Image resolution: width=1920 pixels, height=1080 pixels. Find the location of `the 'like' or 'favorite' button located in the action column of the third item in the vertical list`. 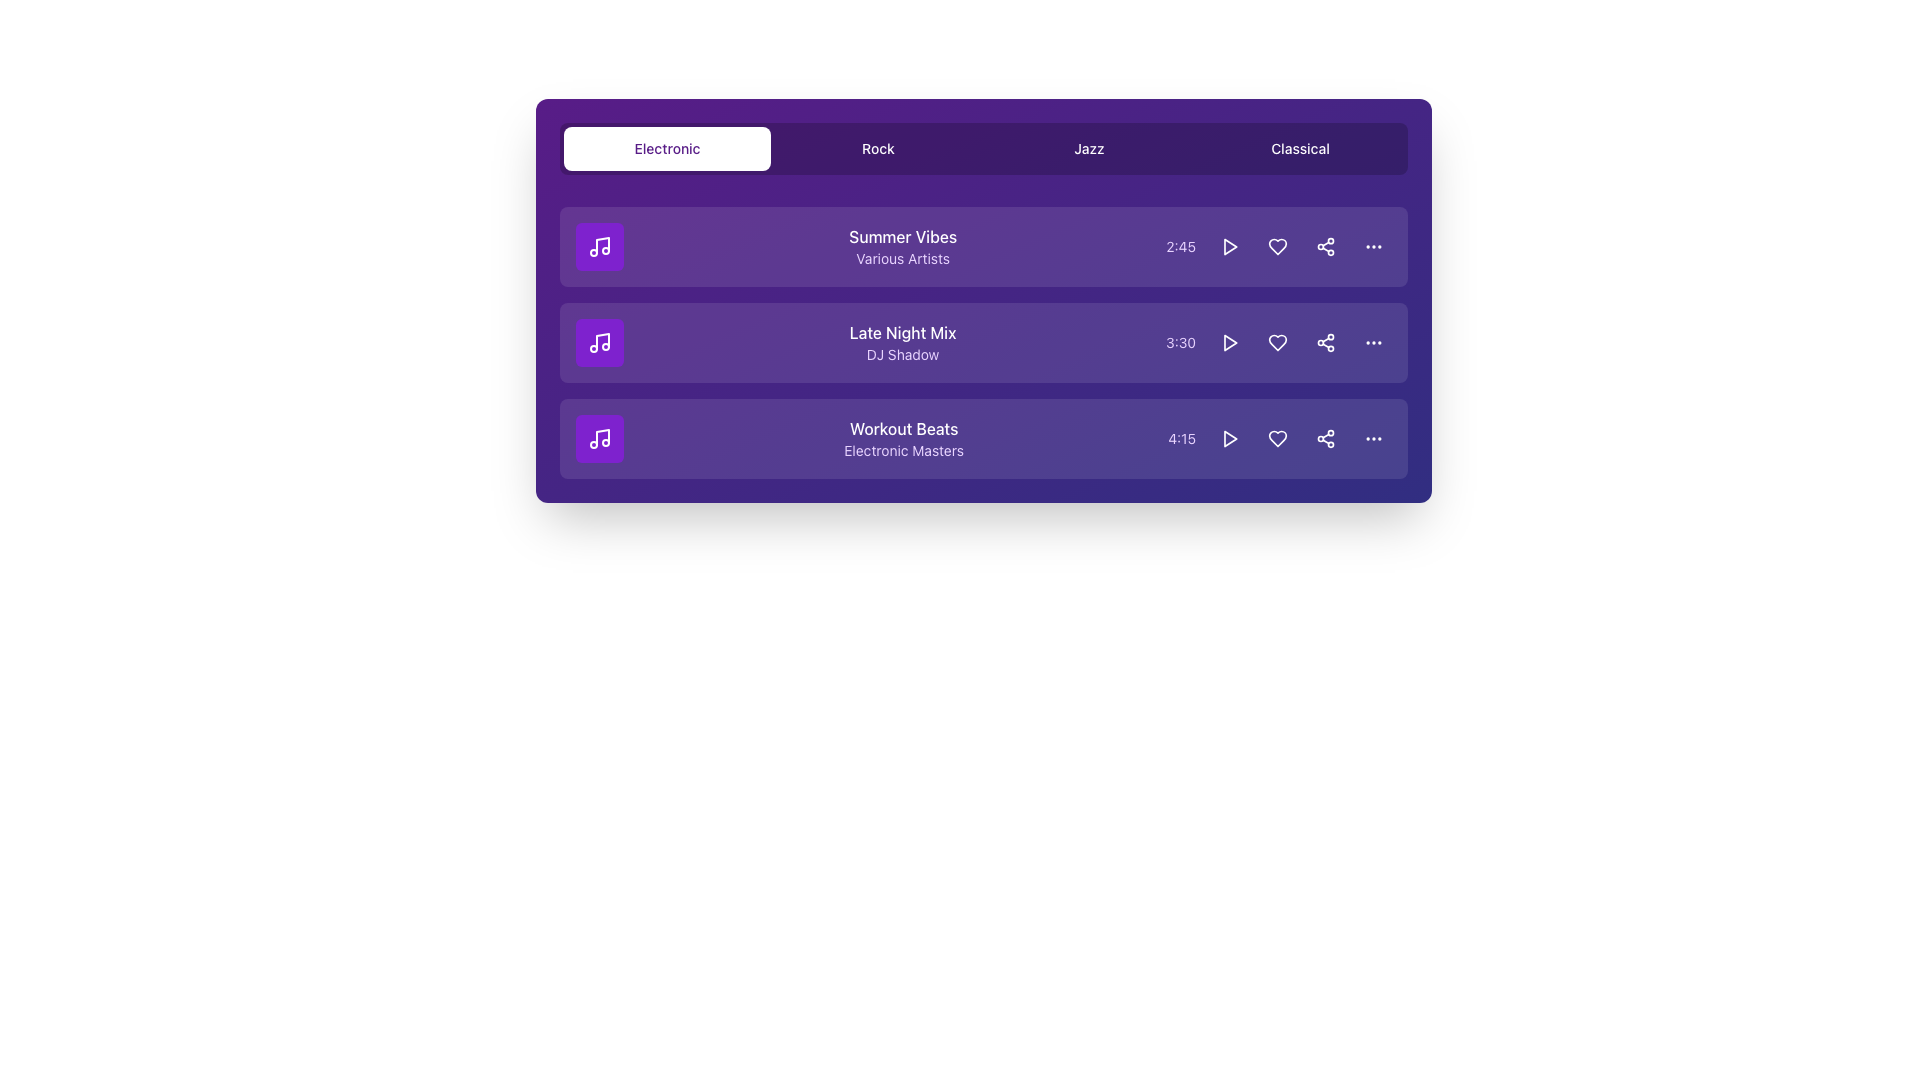

the 'like' or 'favorite' button located in the action column of the third item in the vertical list is located at coordinates (1276, 438).